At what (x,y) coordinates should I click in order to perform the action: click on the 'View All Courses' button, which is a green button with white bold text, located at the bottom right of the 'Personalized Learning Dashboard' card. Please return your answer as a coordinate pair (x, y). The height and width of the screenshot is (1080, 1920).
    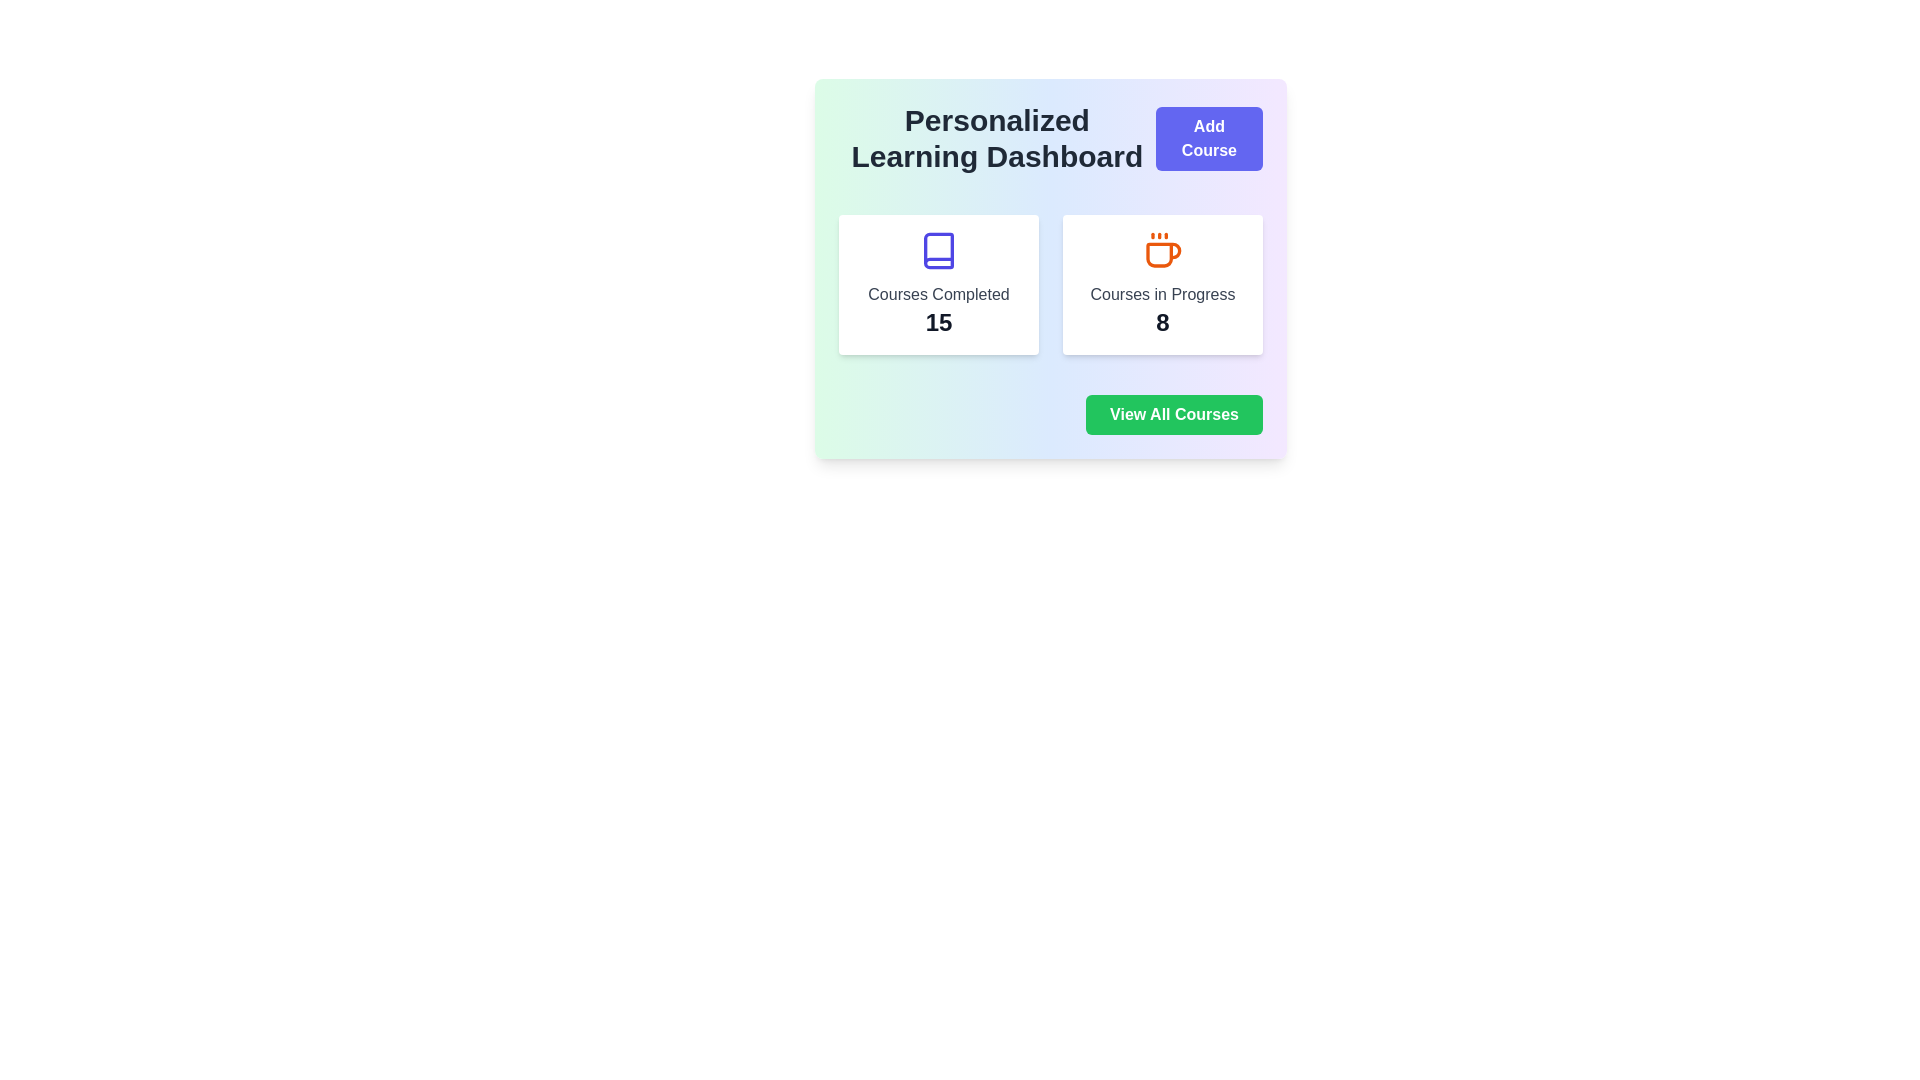
    Looking at the image, I should click on (1174, 414).